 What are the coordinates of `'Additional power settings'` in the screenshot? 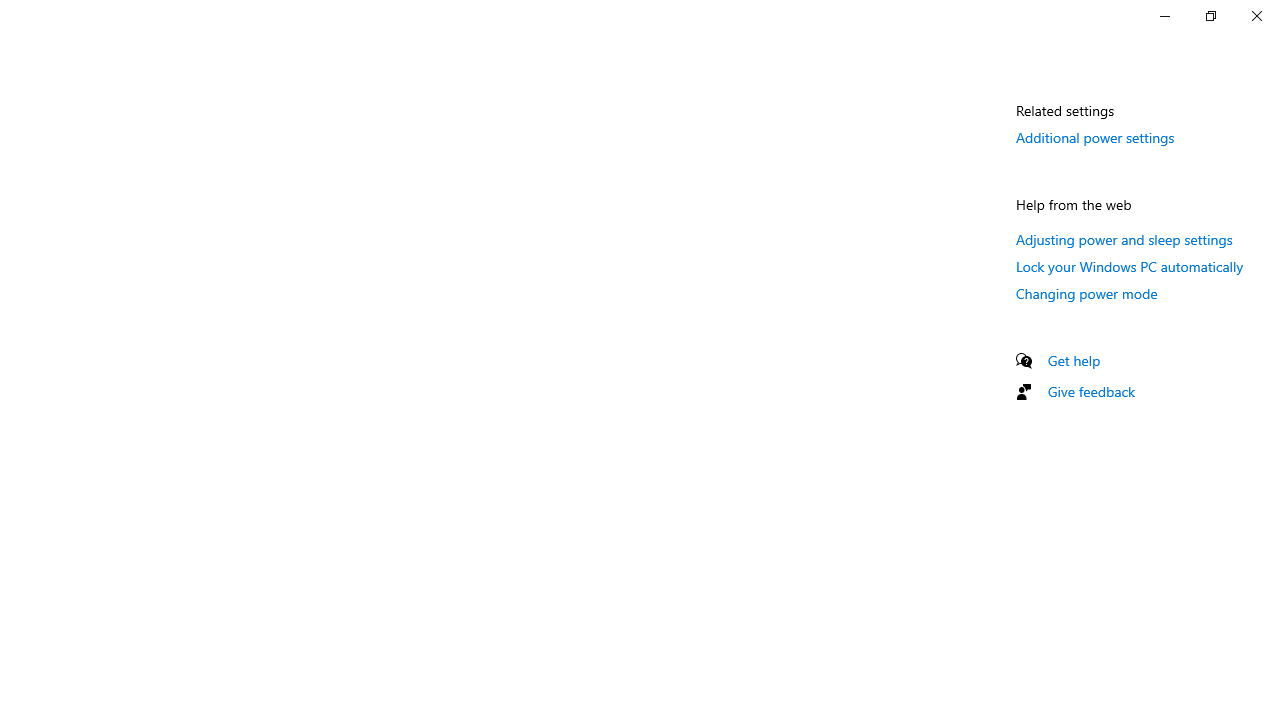 It's located at (1094, 136).